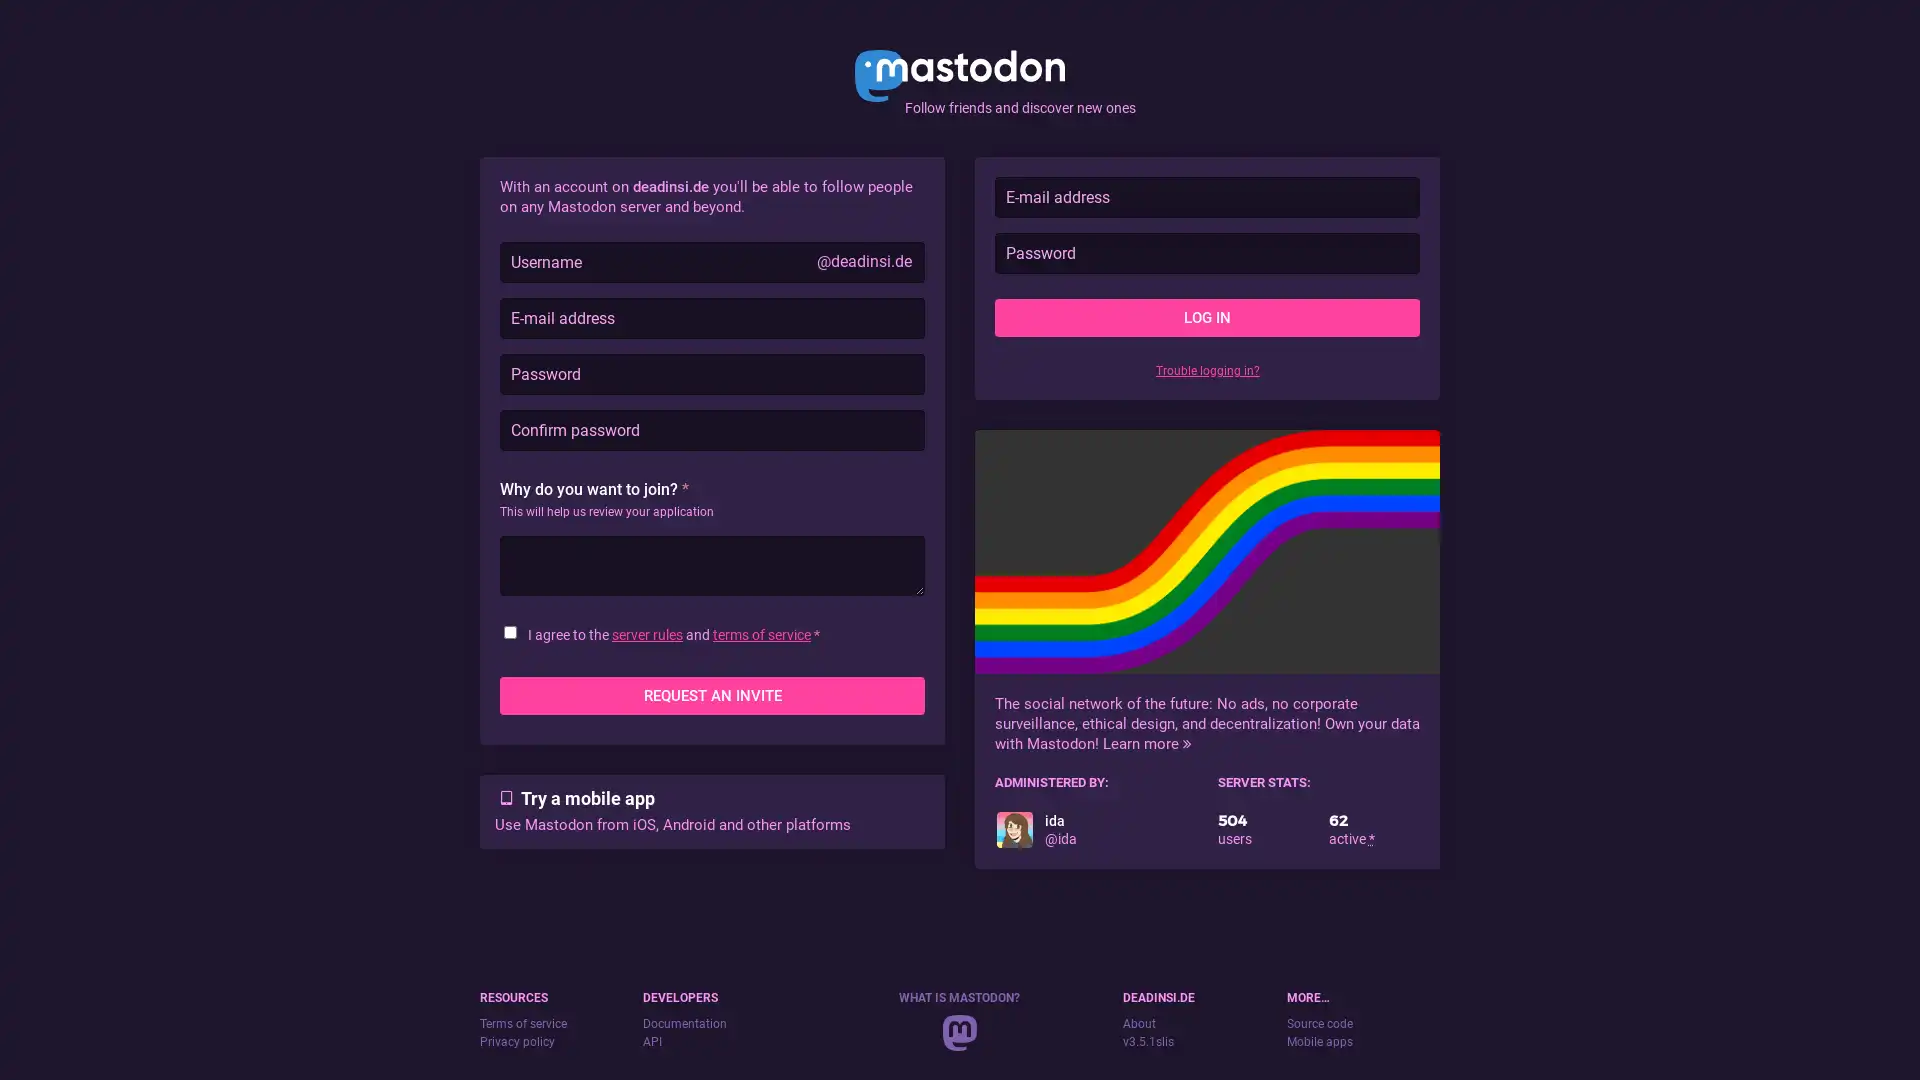 Image resolution: width=1920 pixels, height=1080 pixels. I want to click on REQUEST AN INVITE, so click(712, 694).